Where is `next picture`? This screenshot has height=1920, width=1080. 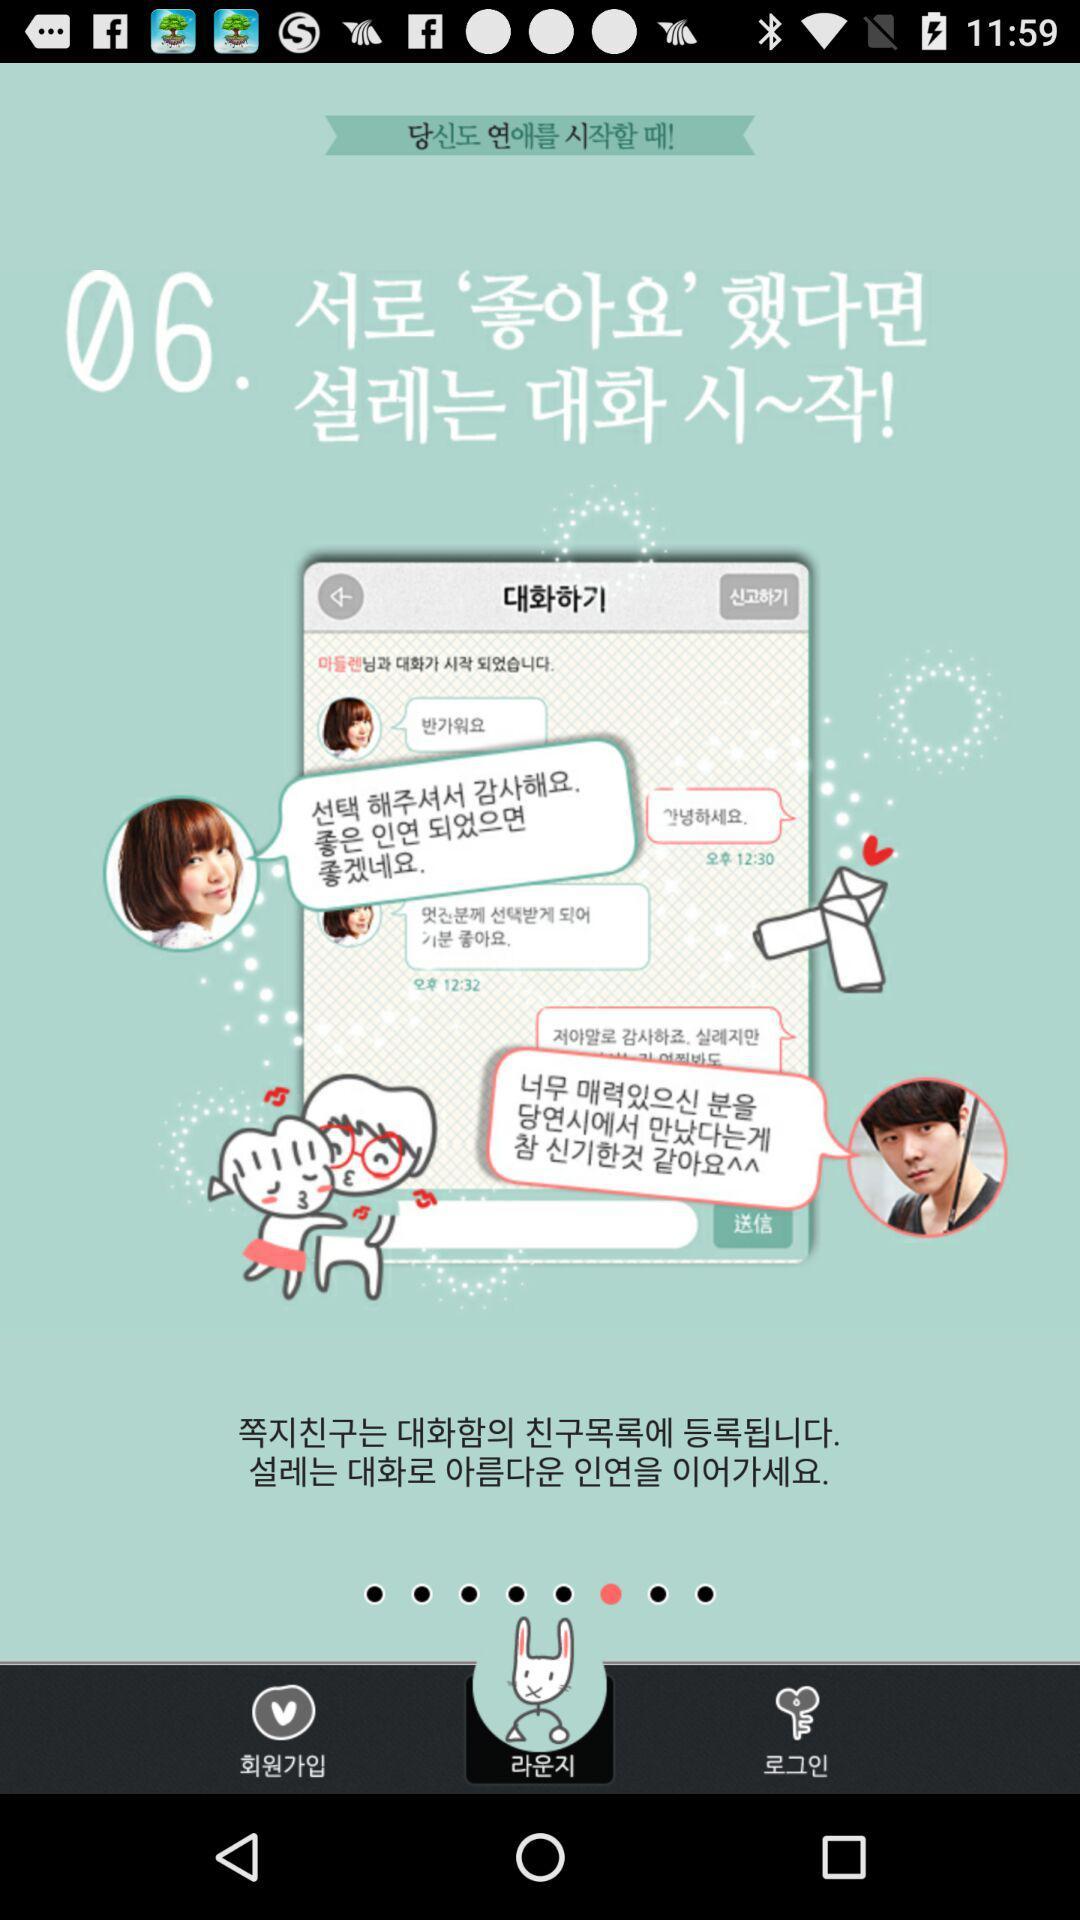 next picture is located at coordinates (658, 1593).